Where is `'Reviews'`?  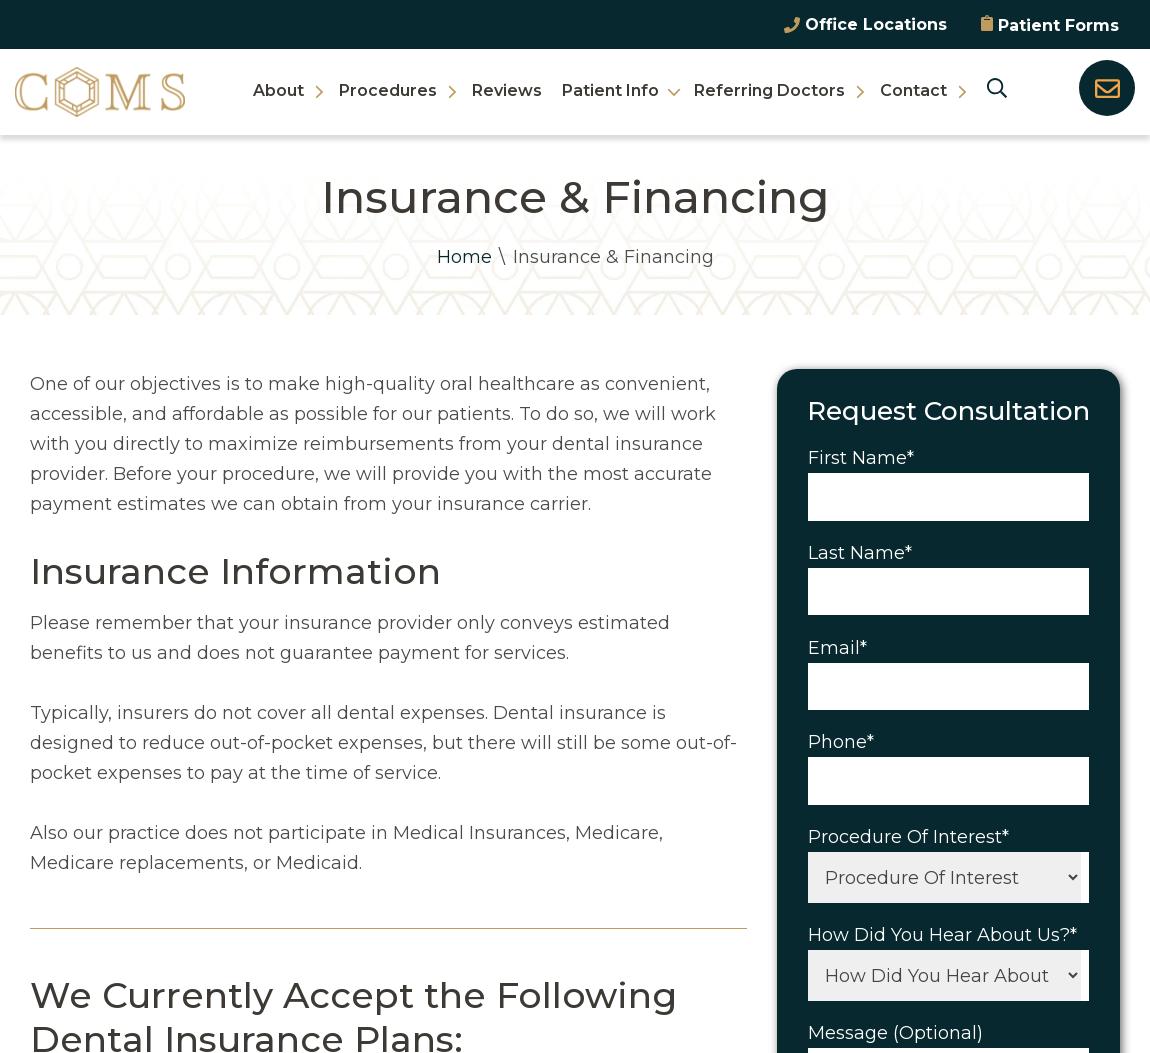
'Reviews' is located at coordinates (506, 88).